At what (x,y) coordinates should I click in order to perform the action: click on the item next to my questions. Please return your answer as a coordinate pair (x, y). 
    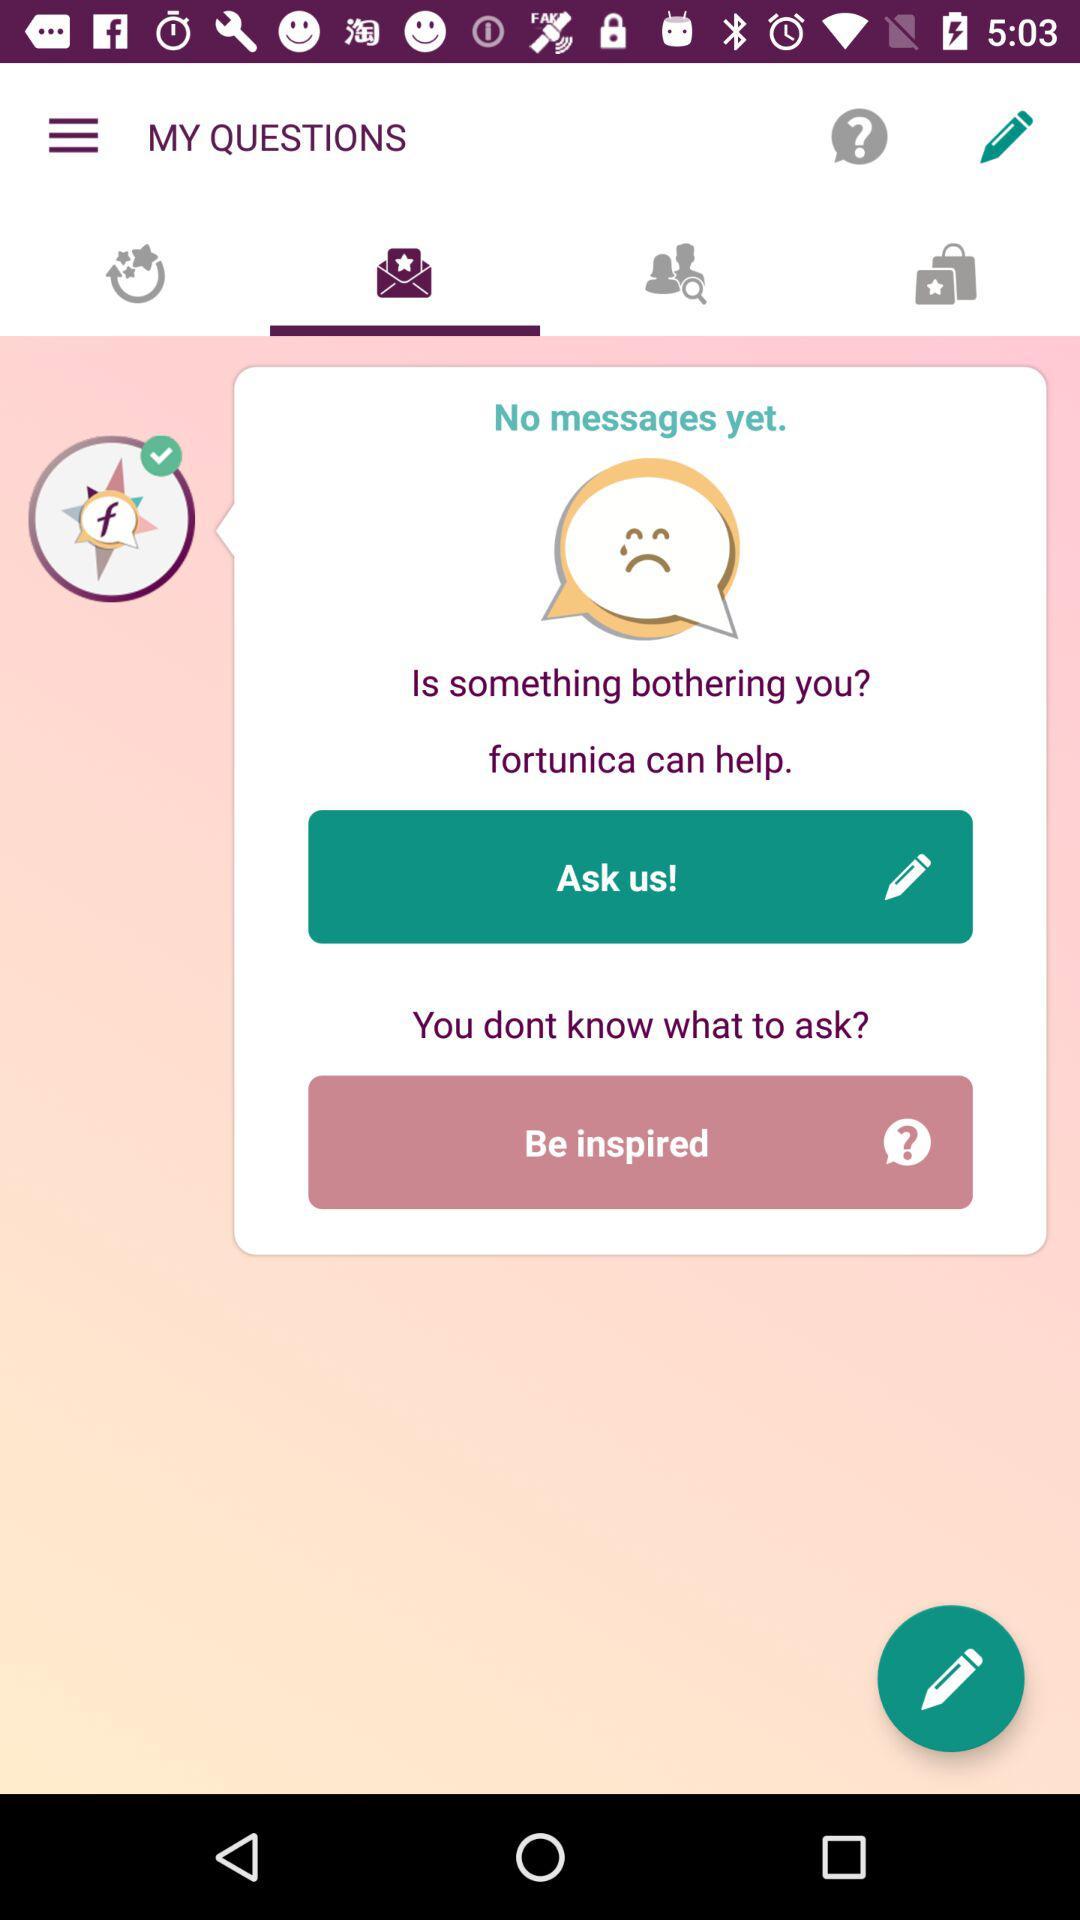
    Looking at the image, I should click on (72, 135).